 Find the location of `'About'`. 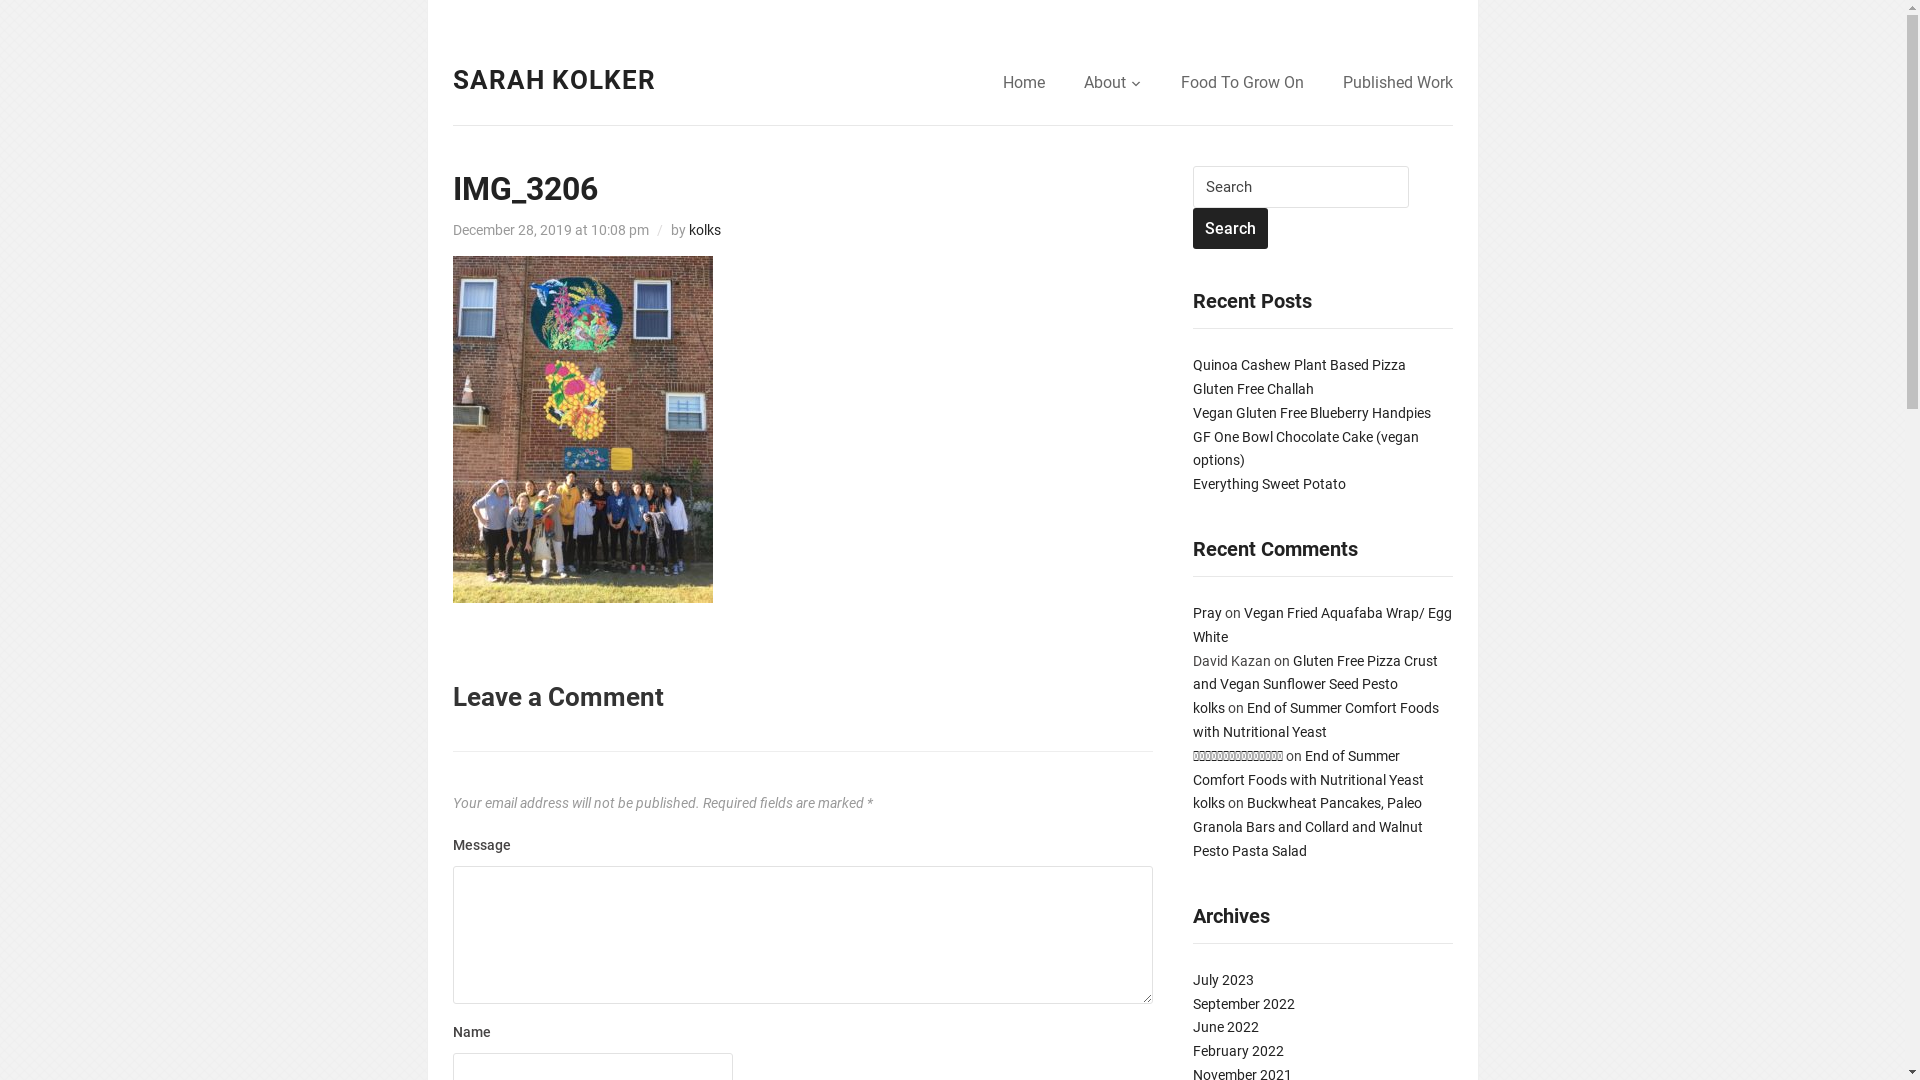

'About' is located at coordinates (1083, 83).